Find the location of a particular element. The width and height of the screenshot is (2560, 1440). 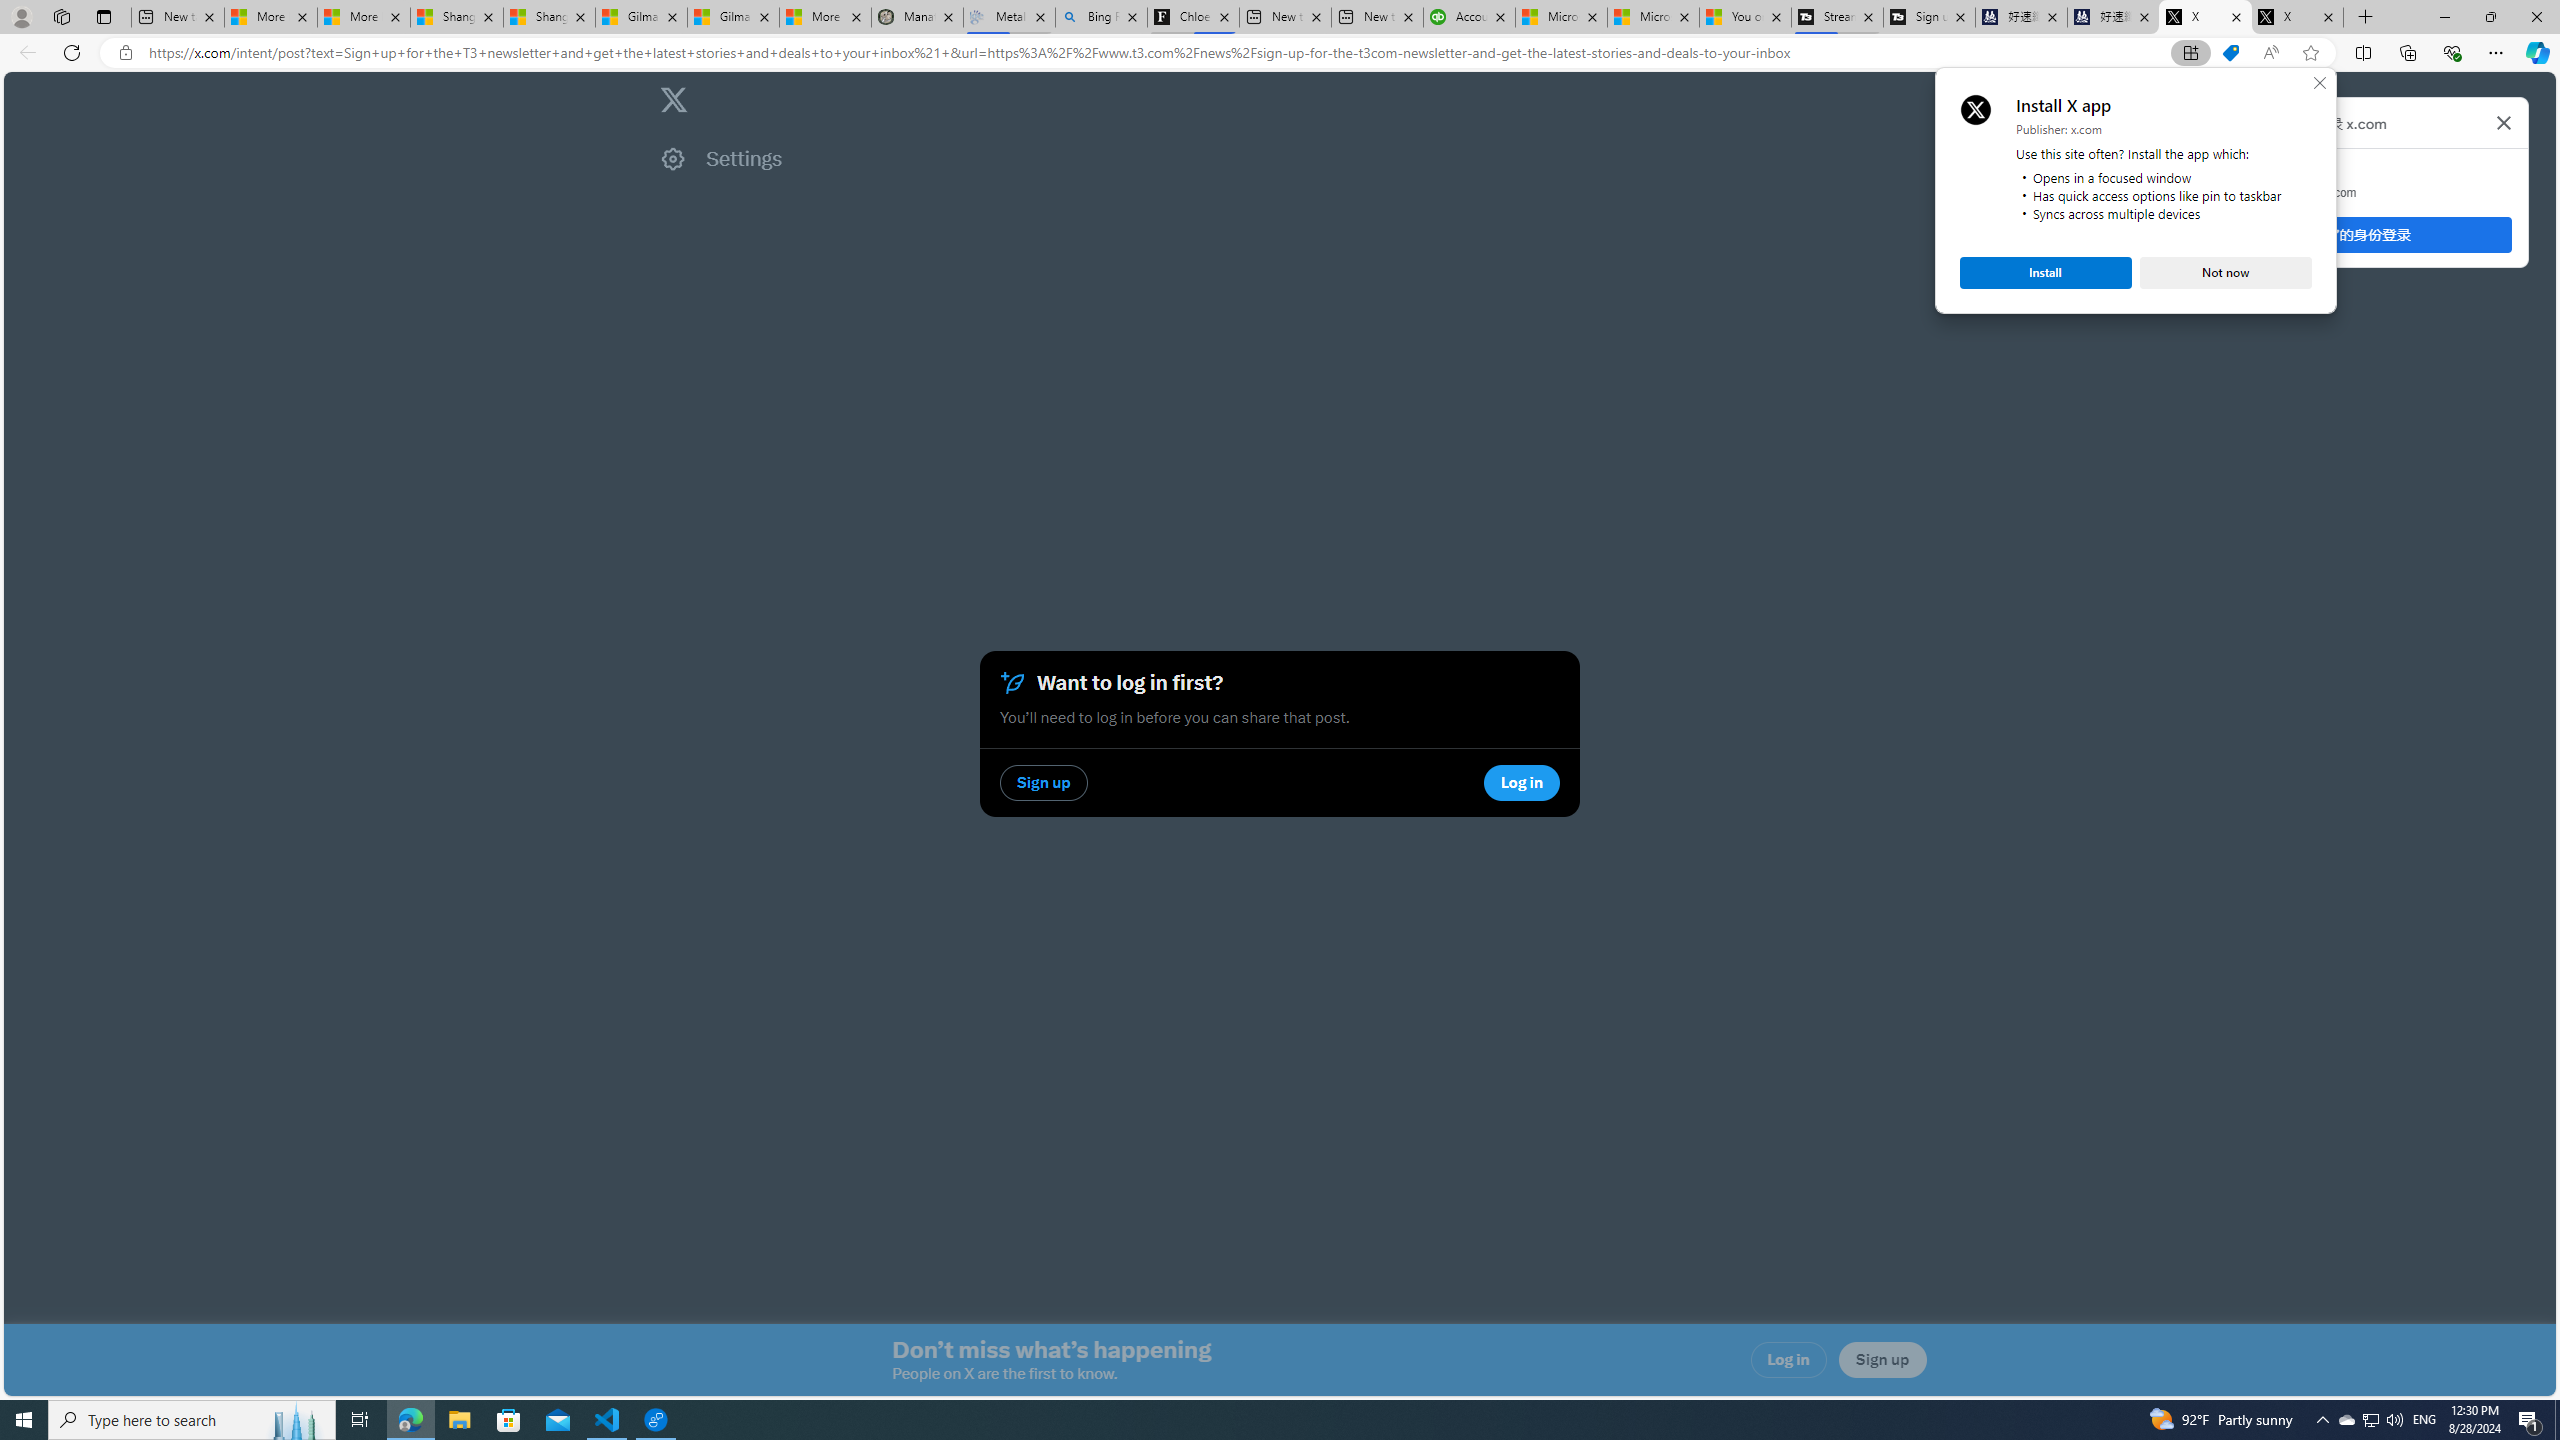

'Class: Bz112c Bz112c-r9oPif' is located at coordinates (2502, 122).